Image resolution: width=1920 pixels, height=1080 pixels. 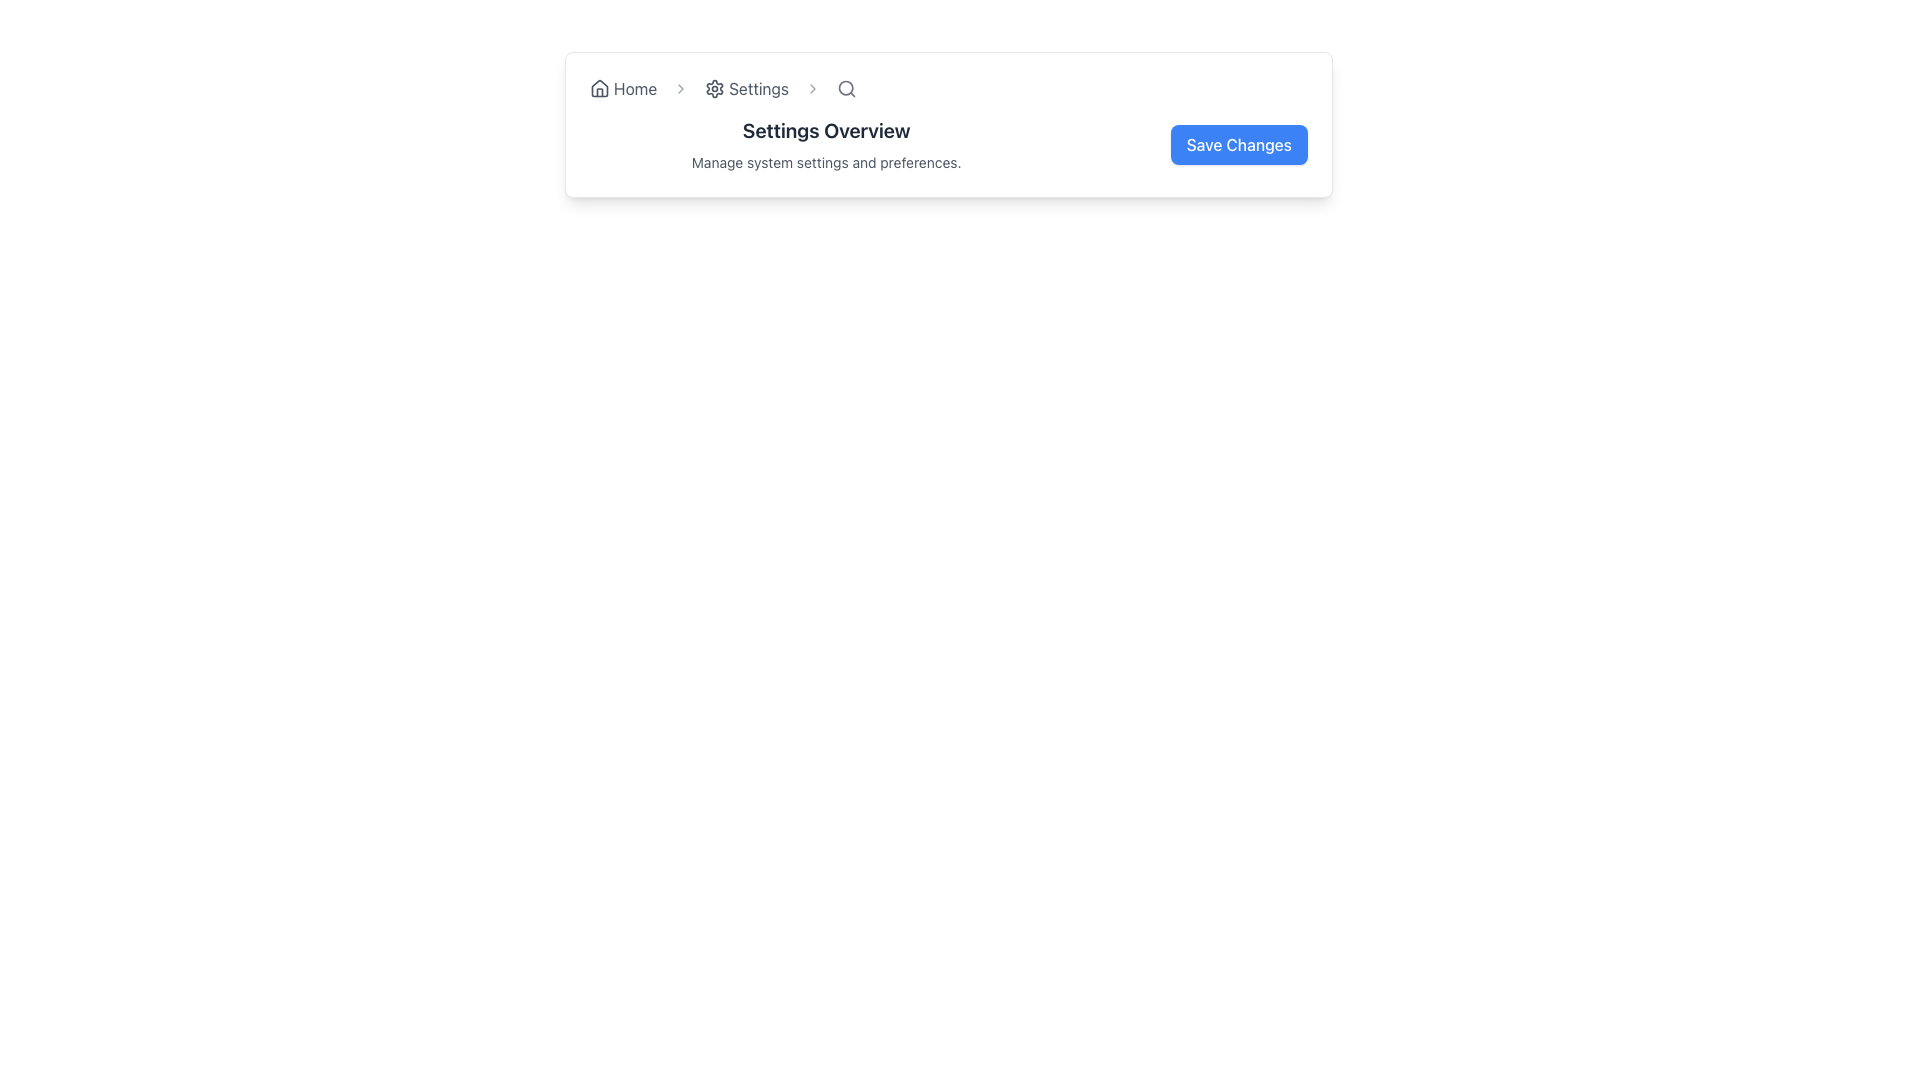 What do you see at coordinates (846, 87) in the screenshot?
I see `the central circle of the SVG search icon located in the upper-right corner navigation bar` at bounding box center [846, 87].